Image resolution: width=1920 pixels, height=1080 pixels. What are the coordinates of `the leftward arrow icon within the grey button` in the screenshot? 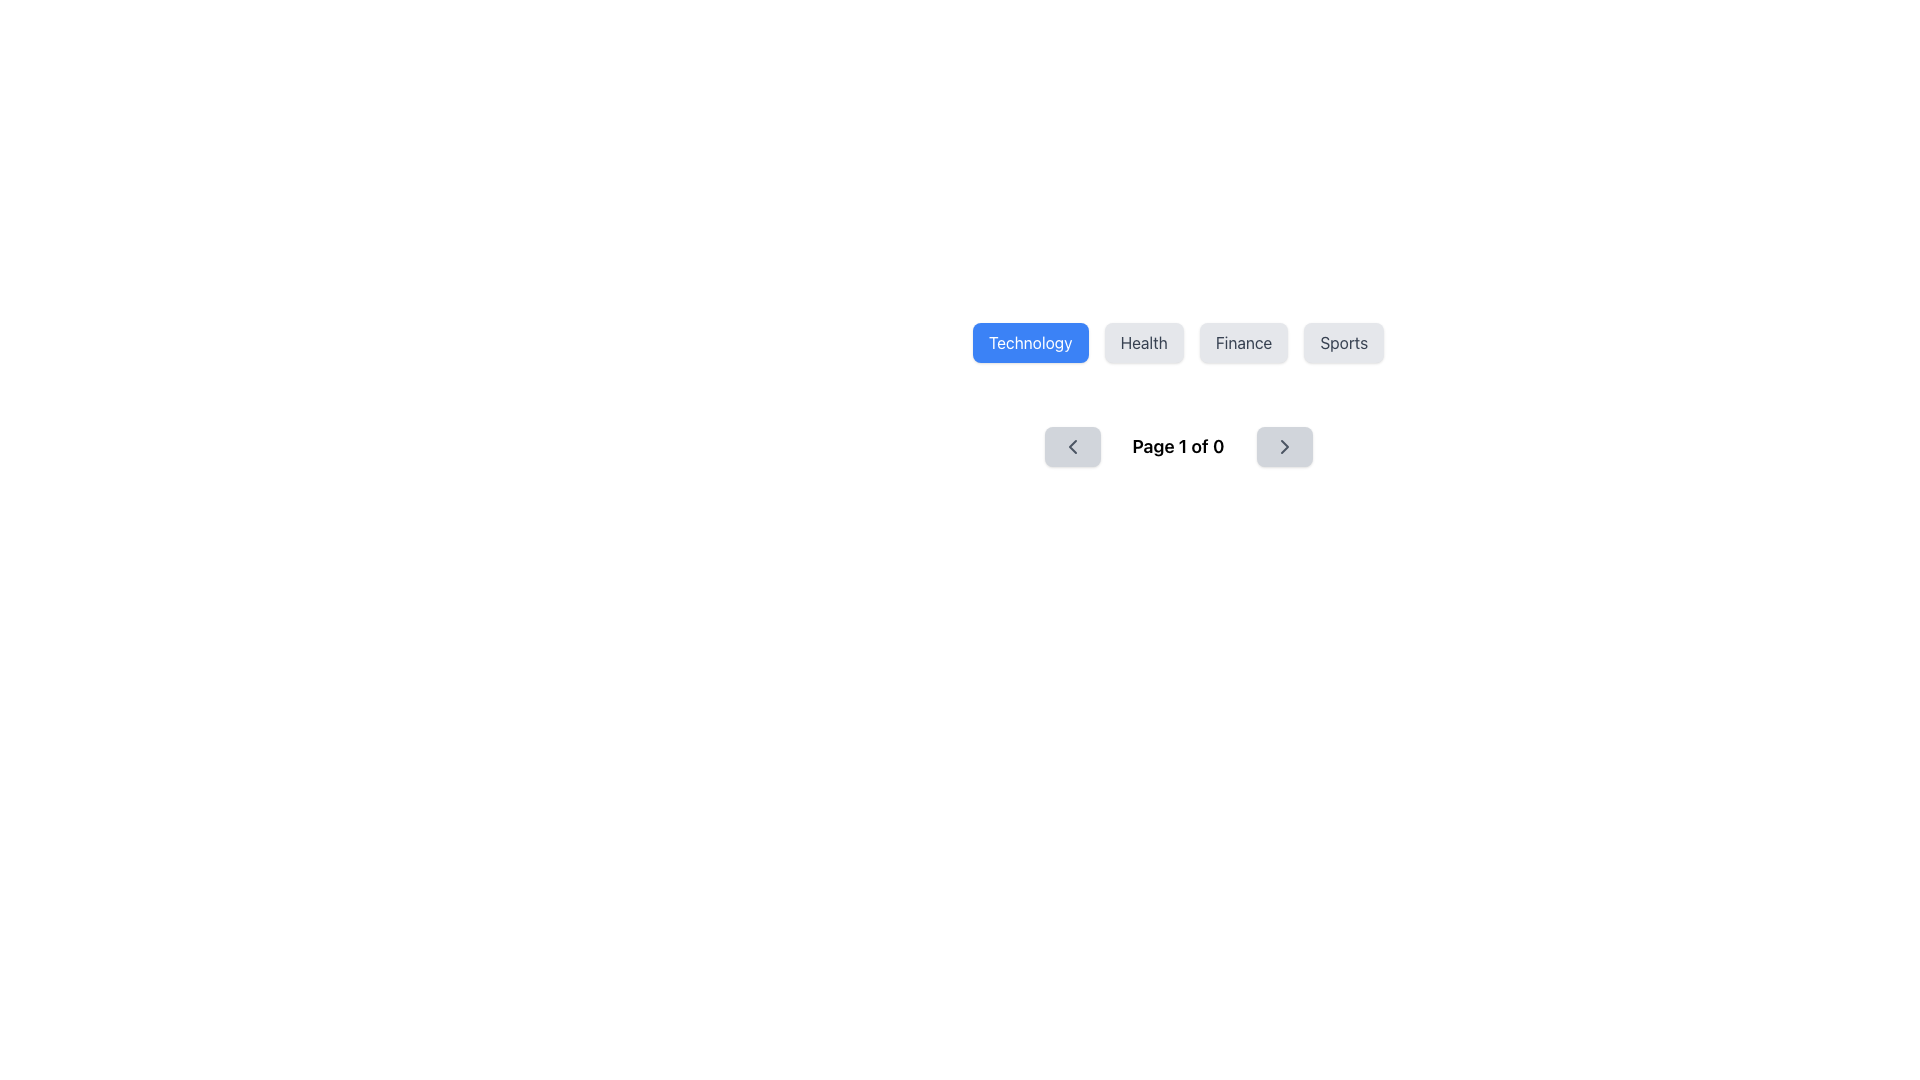 It's located at (1071, 446).